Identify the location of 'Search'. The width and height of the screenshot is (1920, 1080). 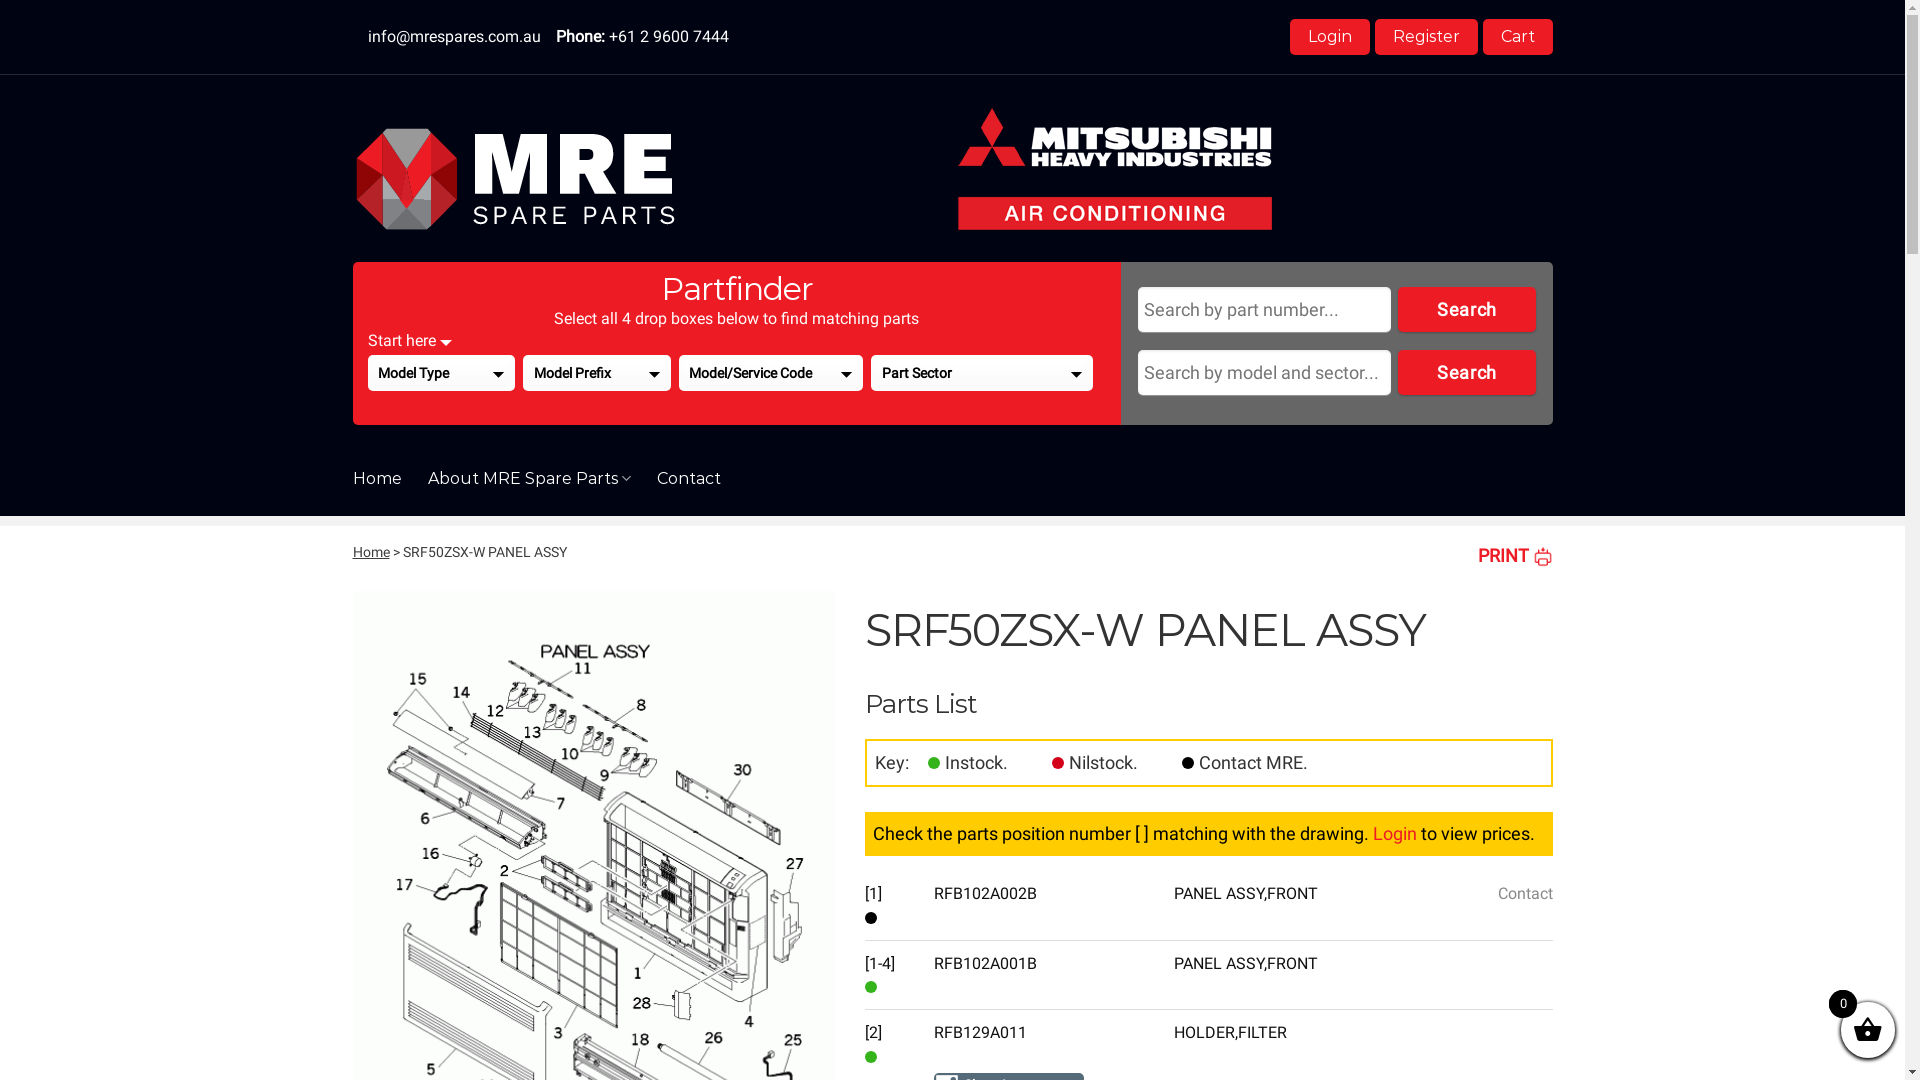
(1467, 309).